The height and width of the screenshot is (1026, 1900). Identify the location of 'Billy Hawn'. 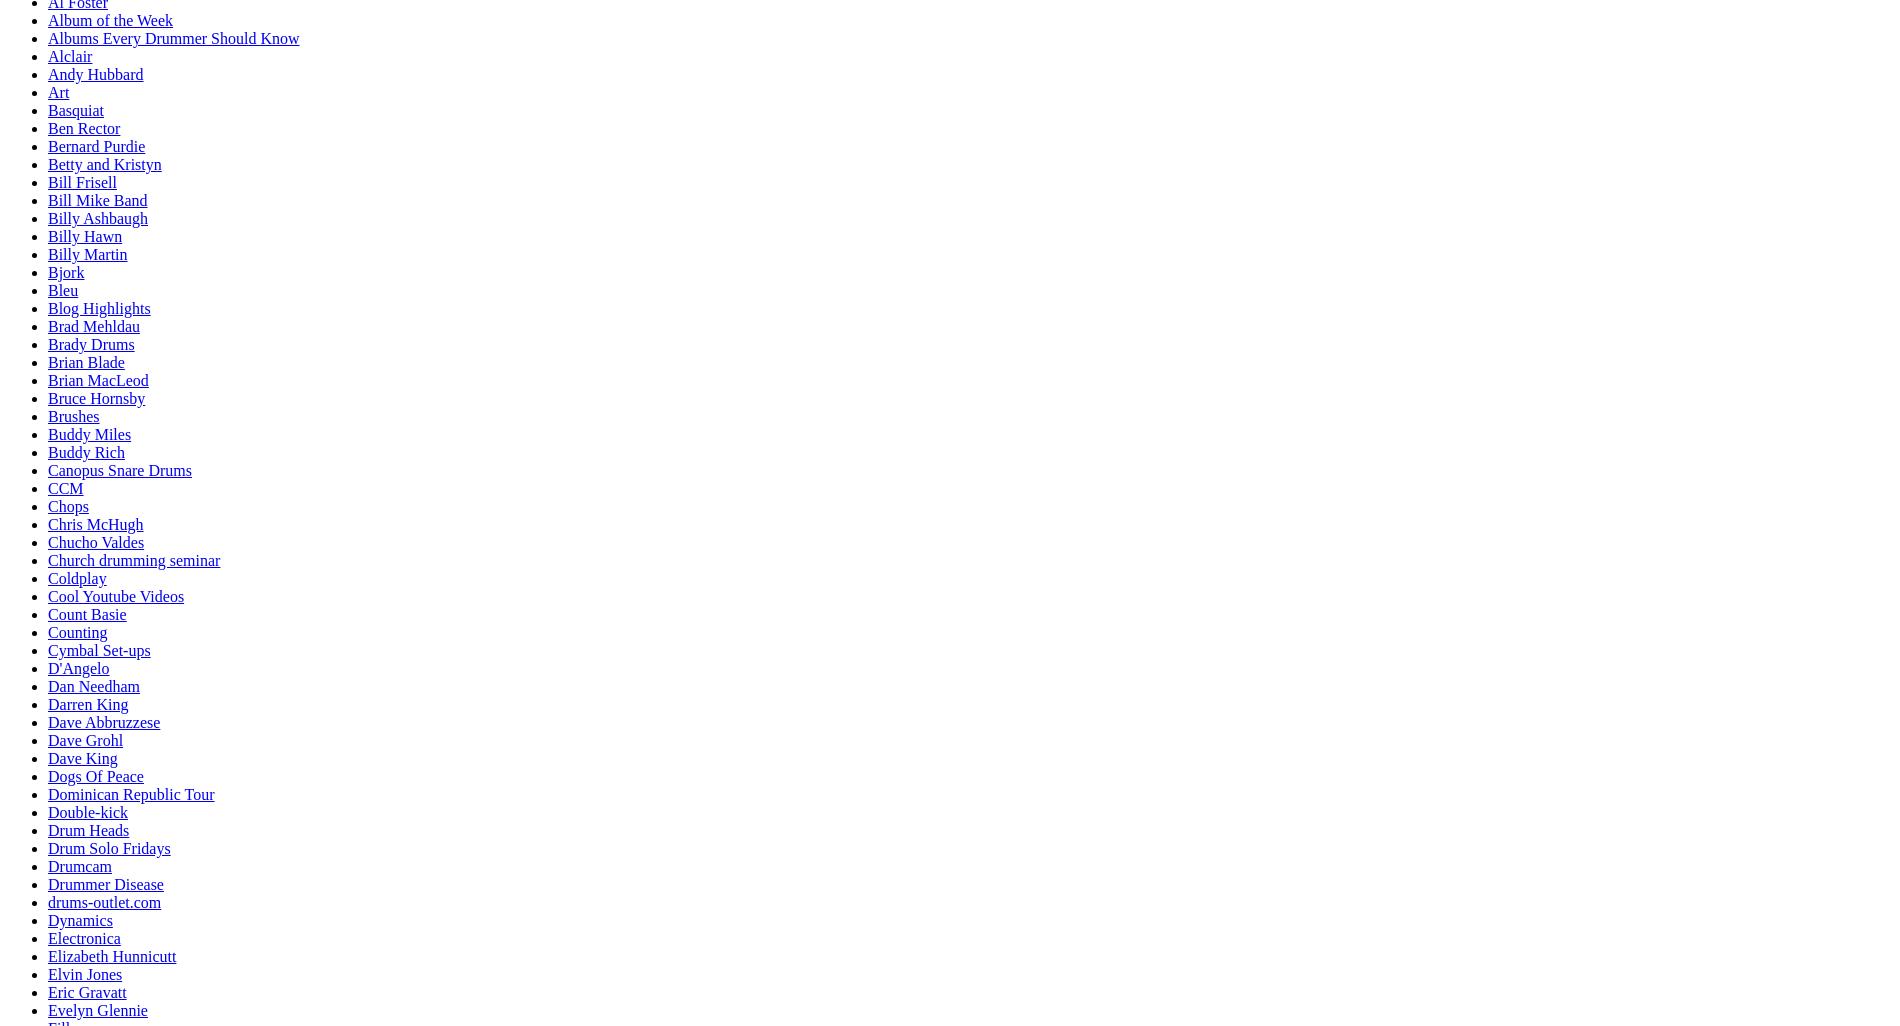
(84, 236).